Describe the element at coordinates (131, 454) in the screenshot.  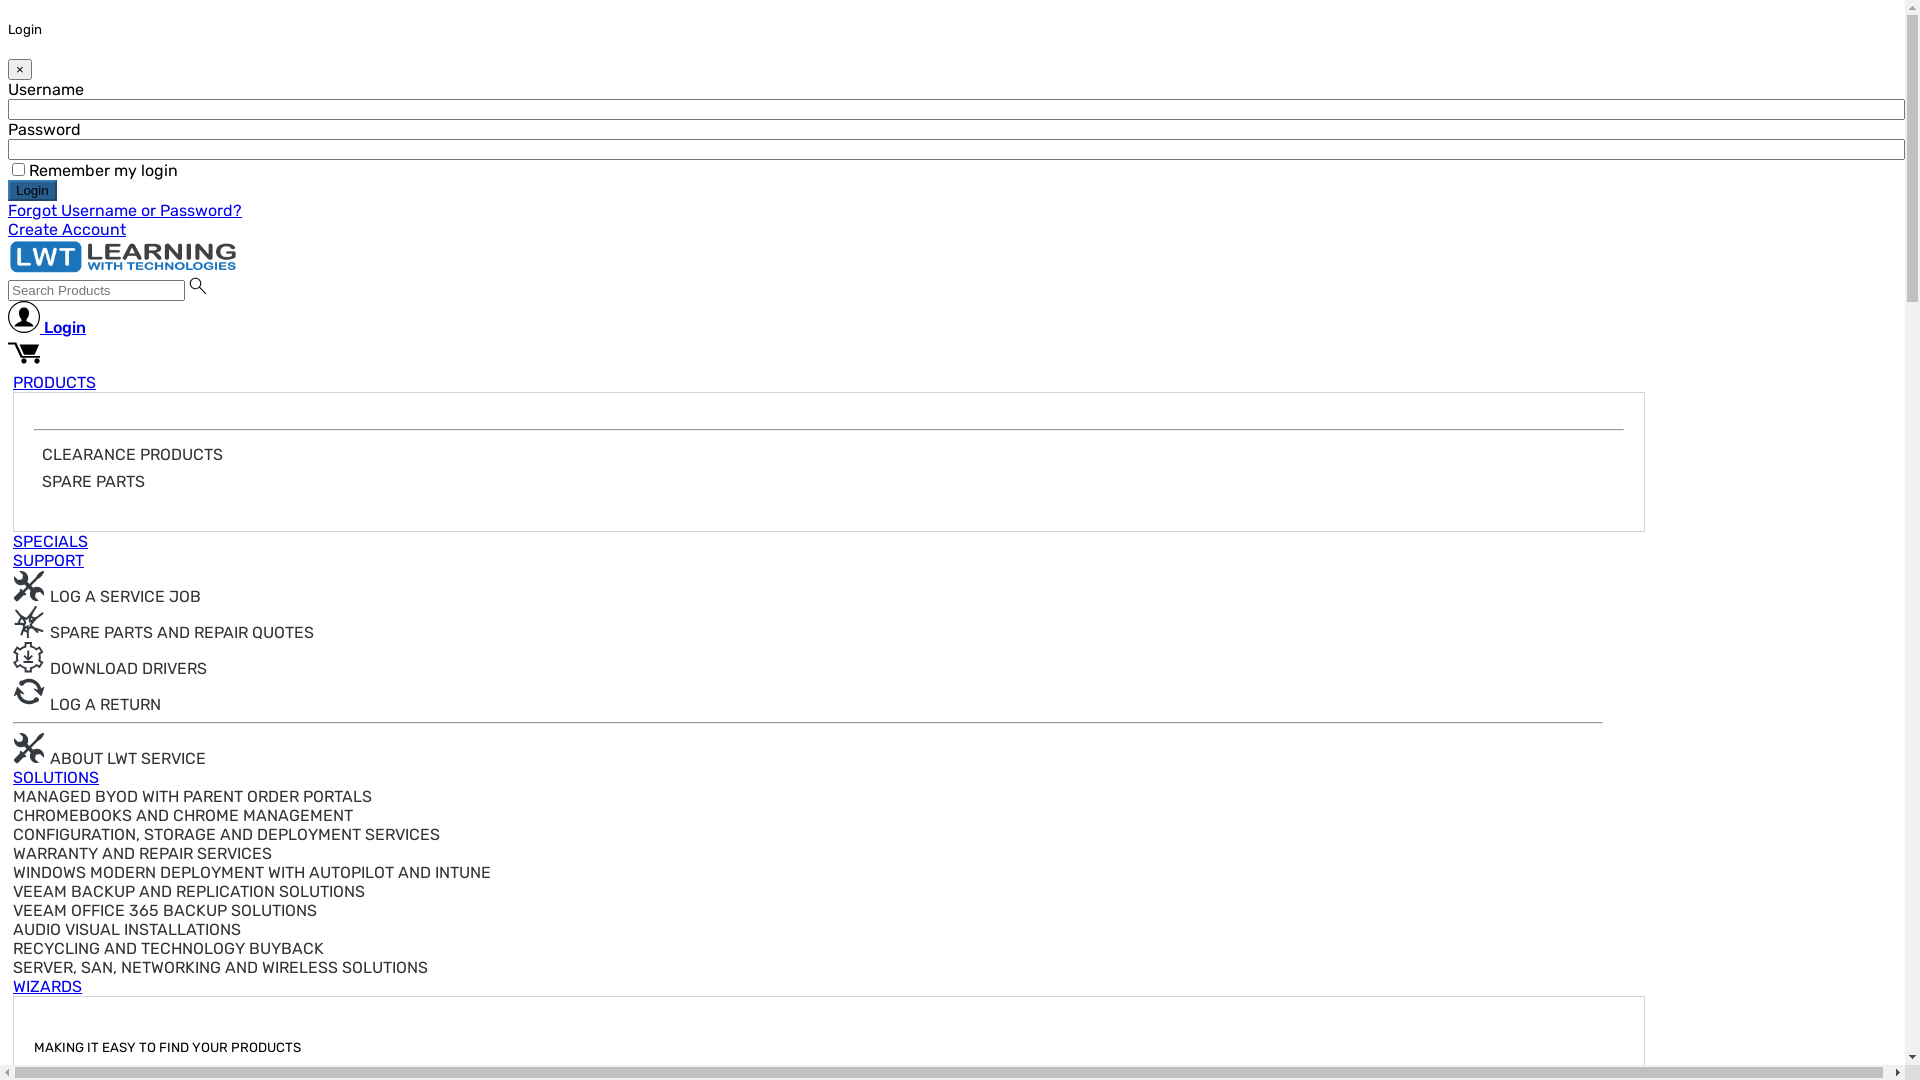
I see `'CLEARANCE PRODUCTS'` at that location.